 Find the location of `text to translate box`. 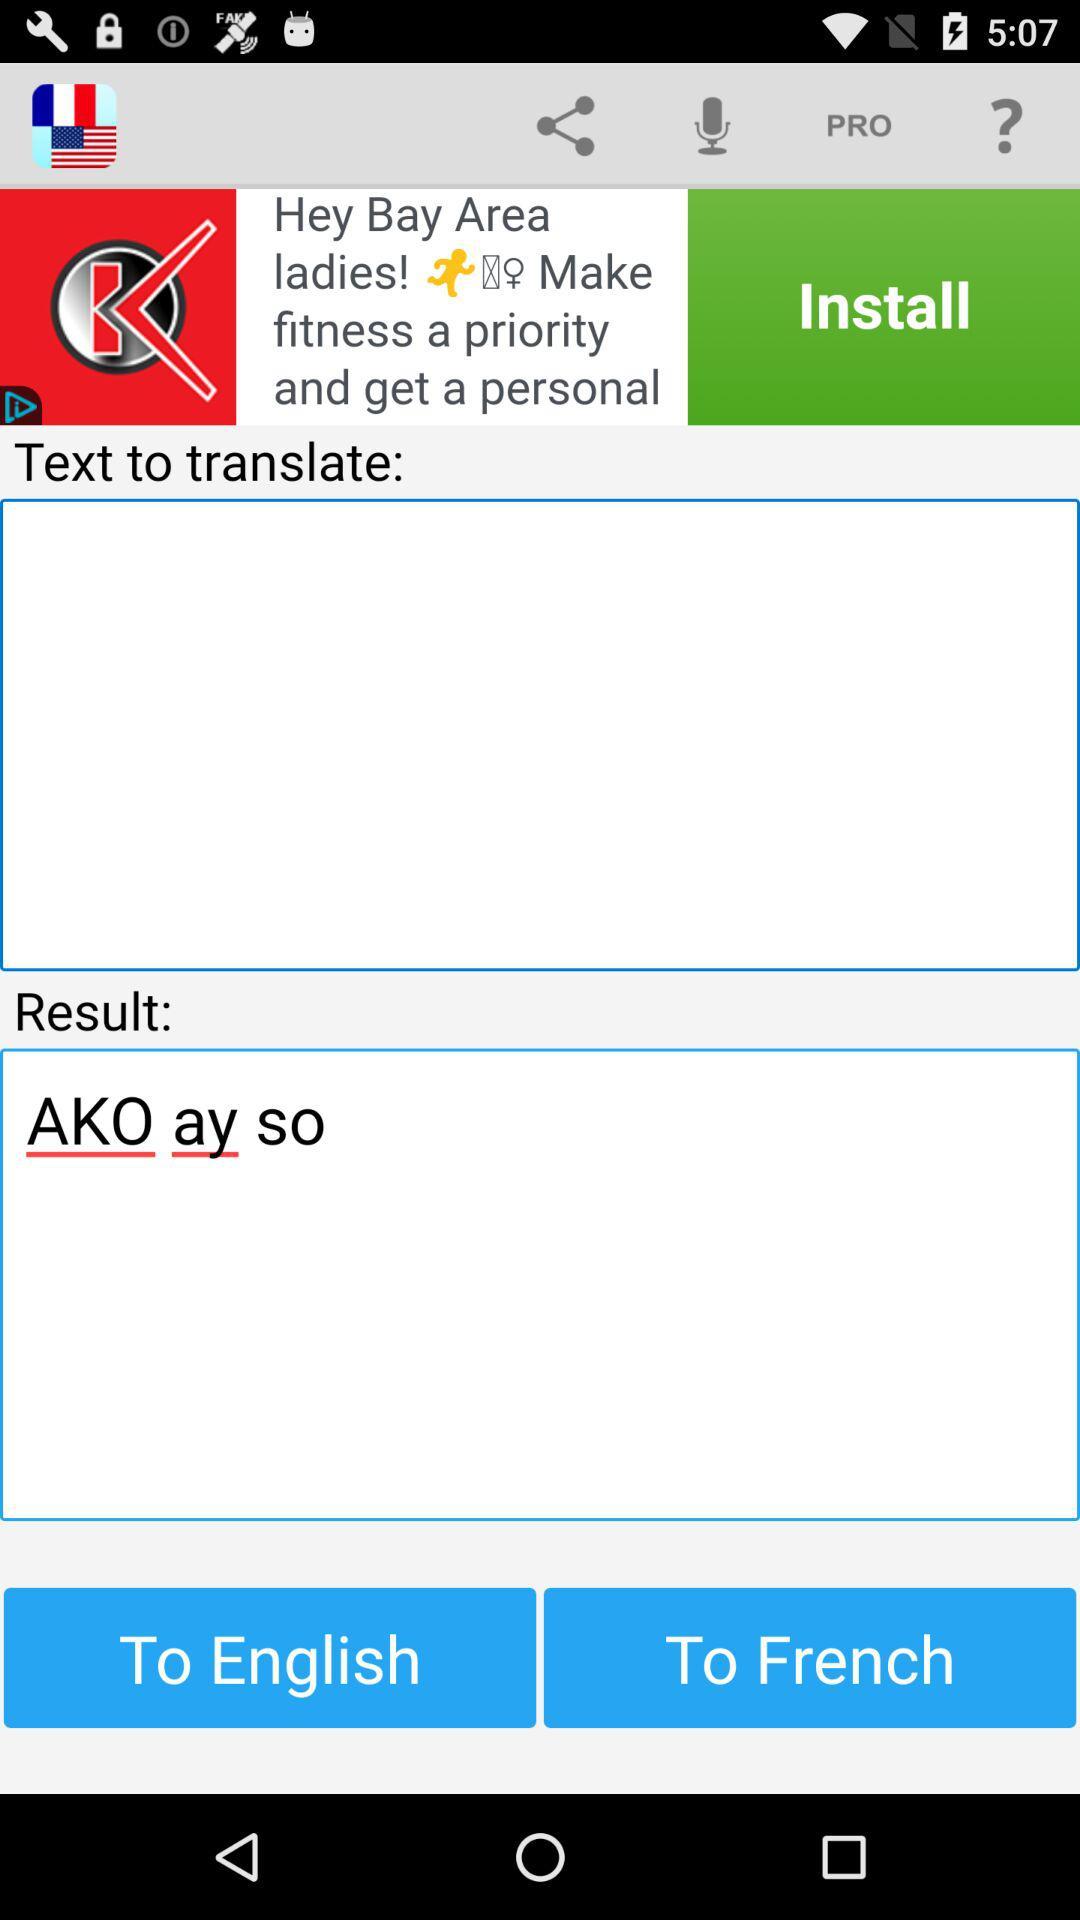

text to translate box is located at coordinates (540, 733).